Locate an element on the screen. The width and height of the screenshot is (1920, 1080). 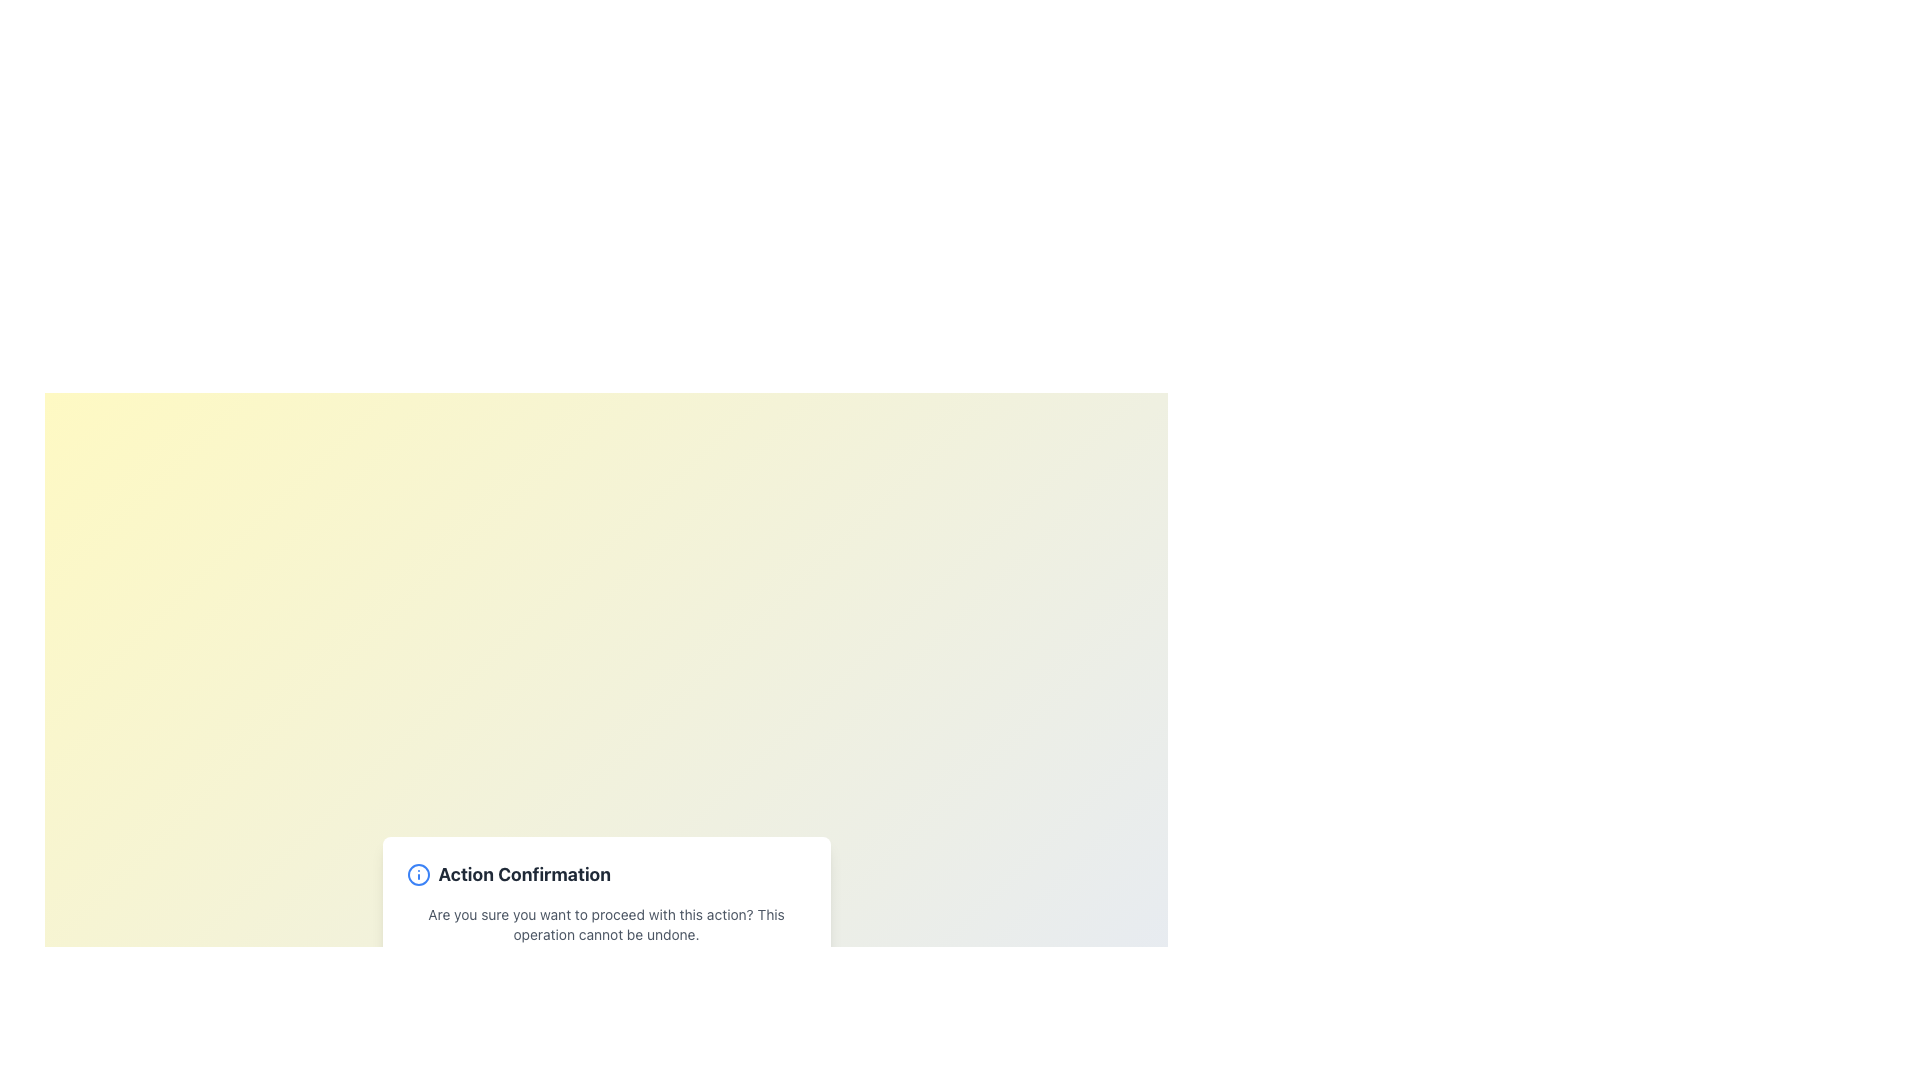
the Text block providing additional information or warning regarding an irreversible action, located below the 'Action Confirmation' title and above the 'Cancel' and 'Confirm' buttons is located at coordinates (605, 925).